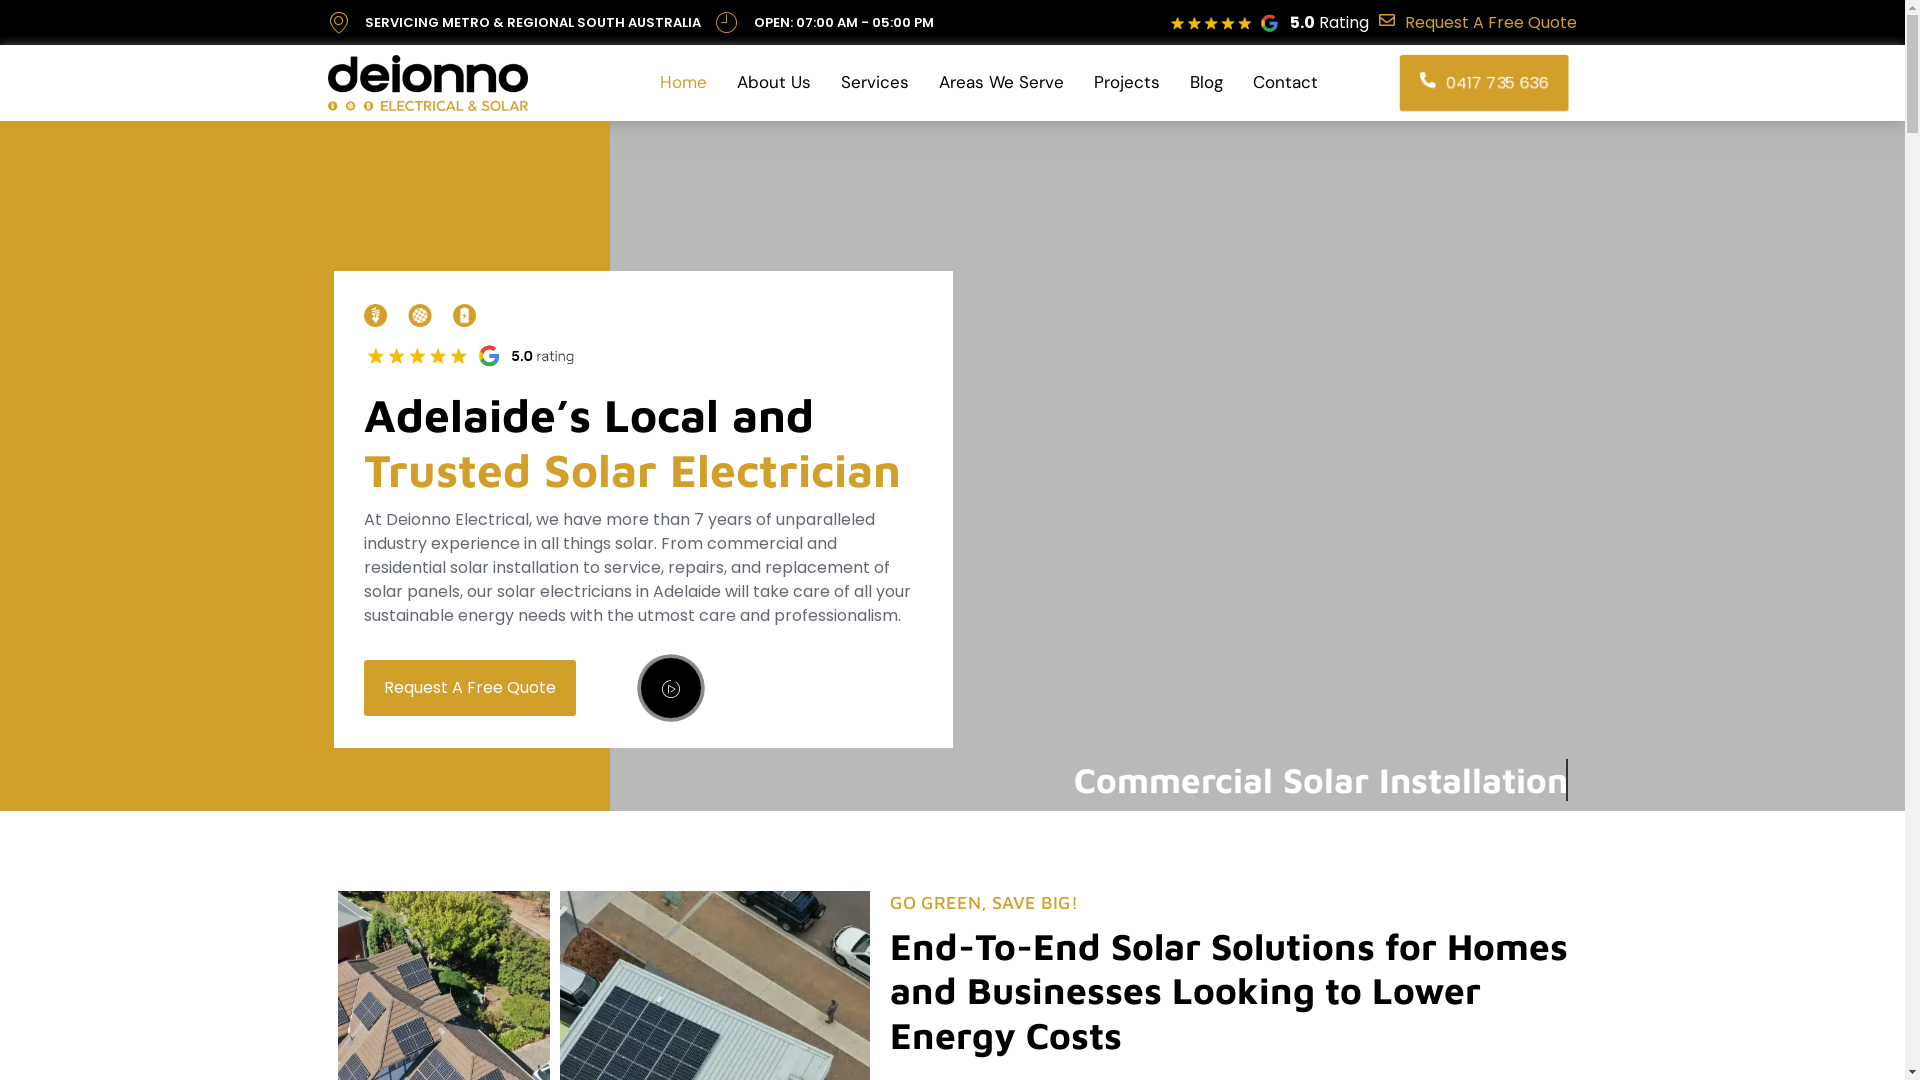  I want to click on 'Projects', so click(1127, 82).